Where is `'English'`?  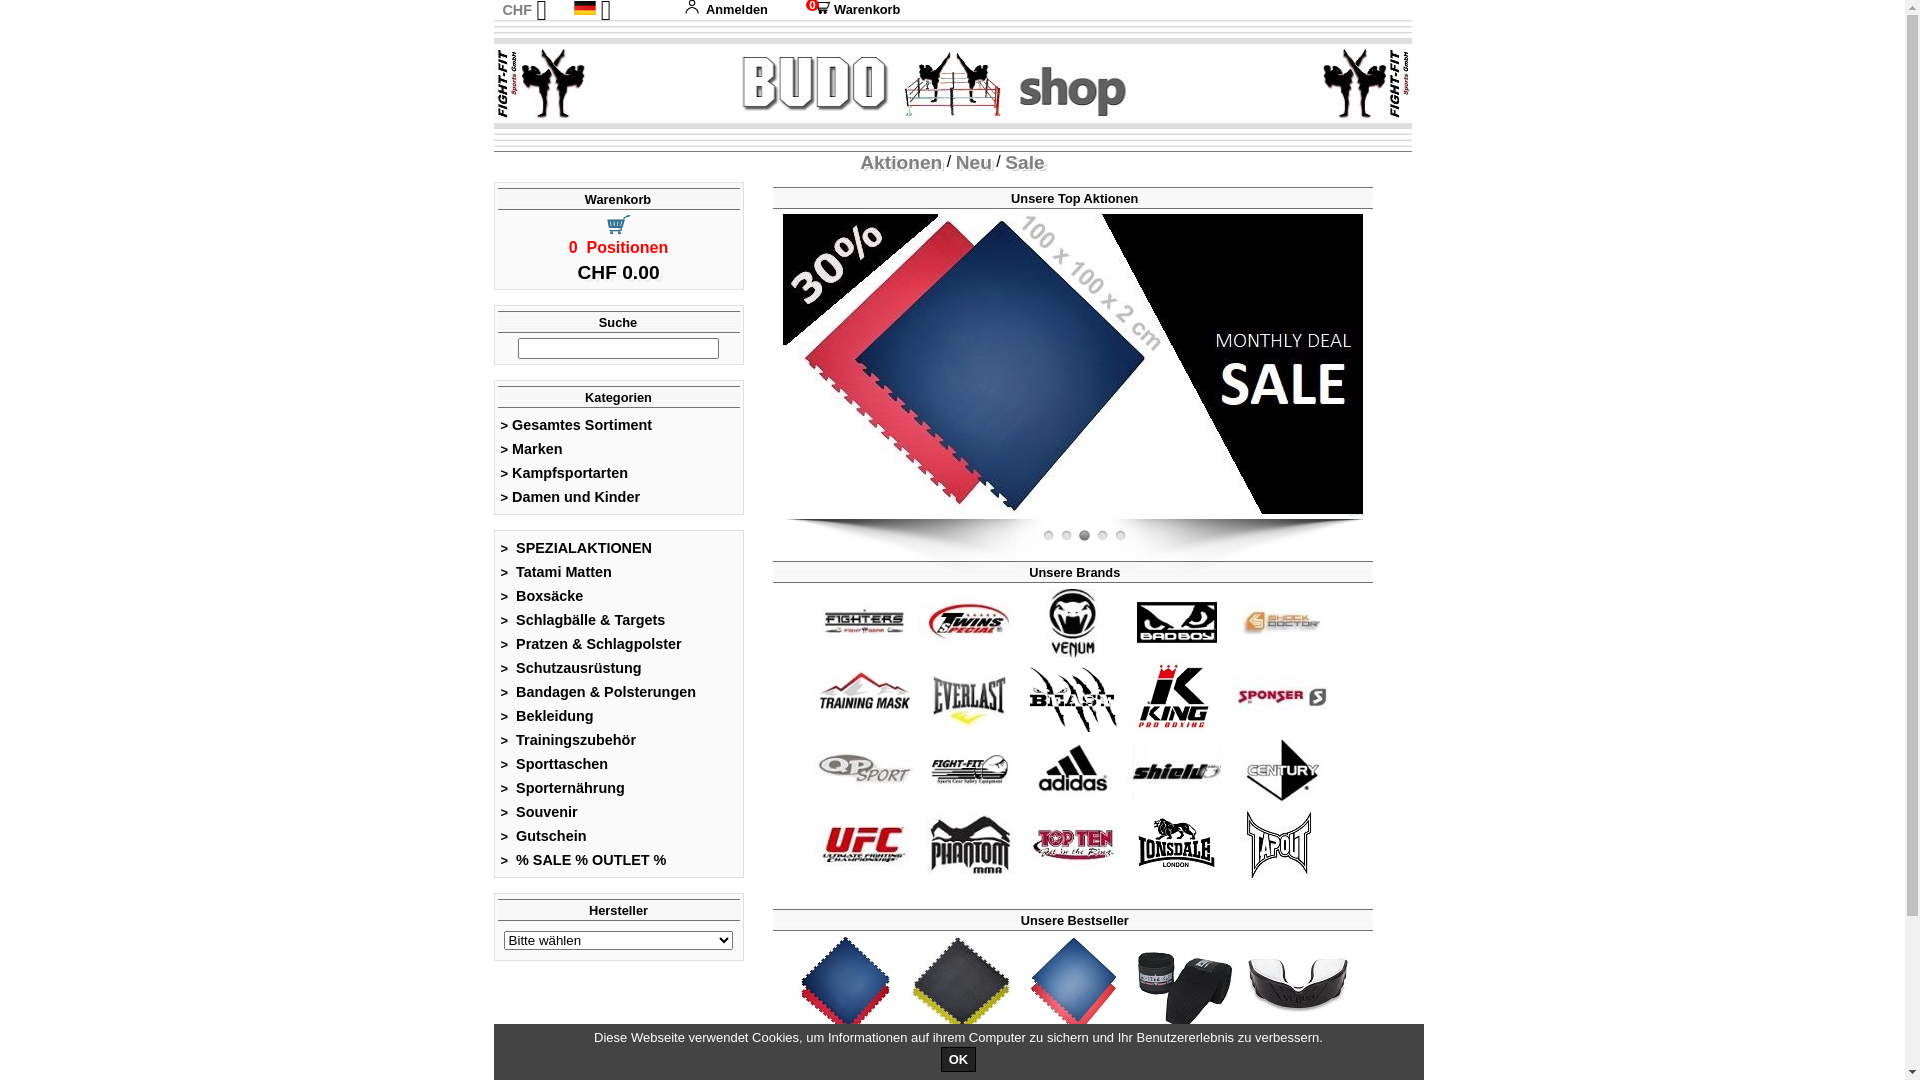 'English' is located at coordinates (609, 30).